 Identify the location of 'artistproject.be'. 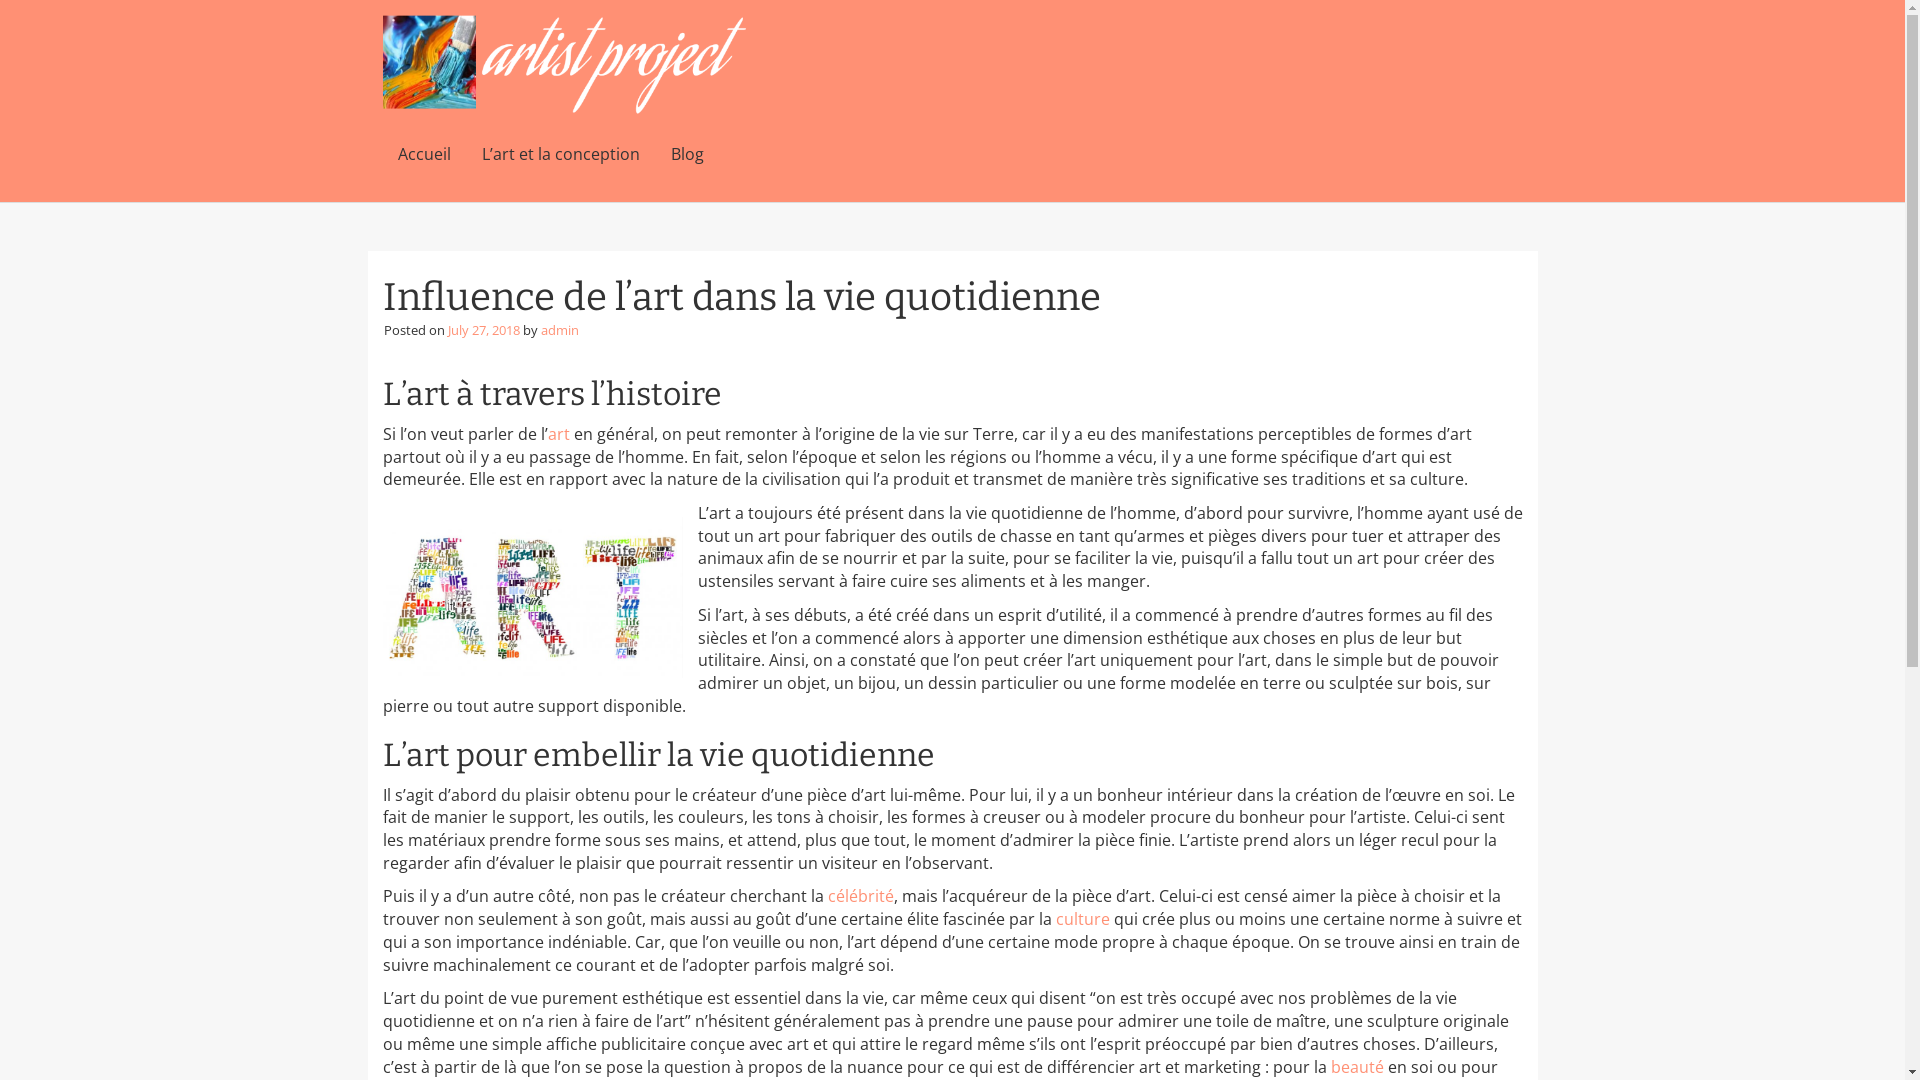
(563, 64).